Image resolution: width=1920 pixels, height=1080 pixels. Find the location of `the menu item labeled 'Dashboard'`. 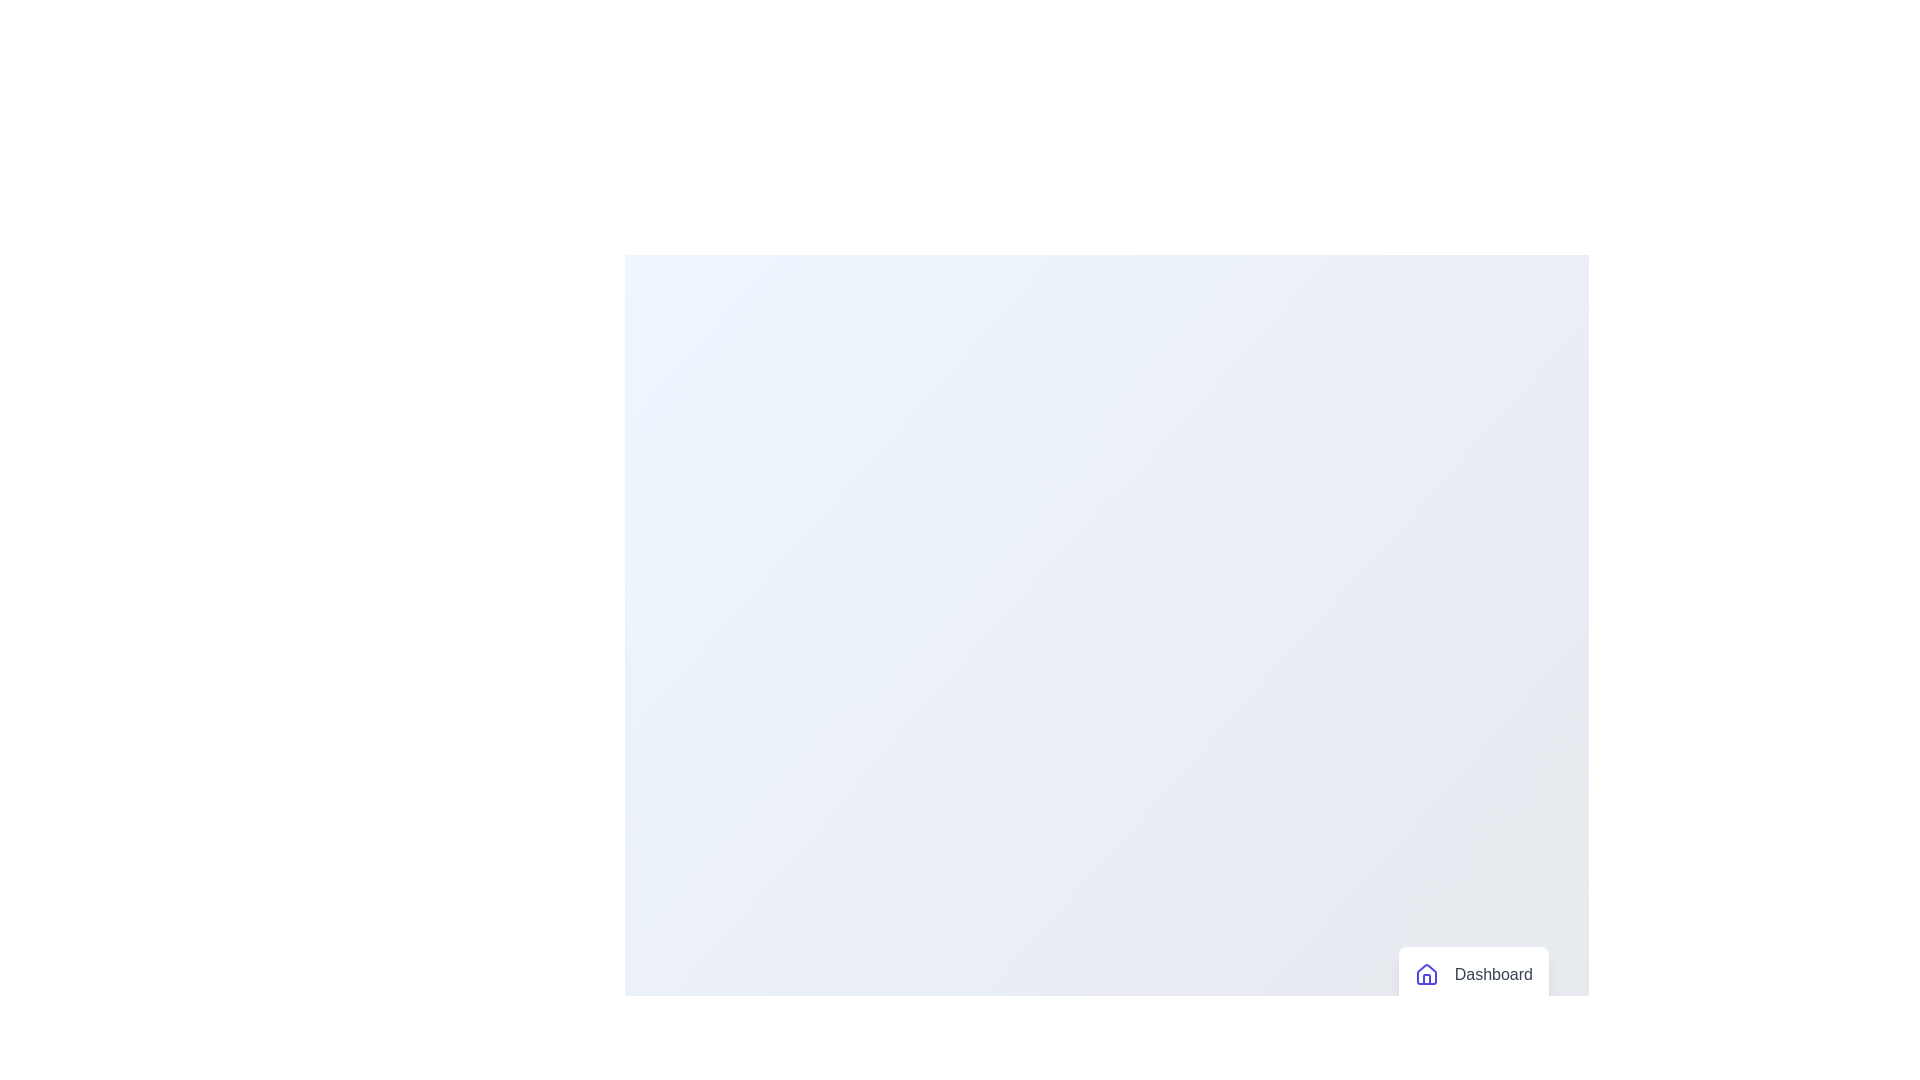

the menu item labeled 'Dashboard' is located at coordinates (1473, 974).